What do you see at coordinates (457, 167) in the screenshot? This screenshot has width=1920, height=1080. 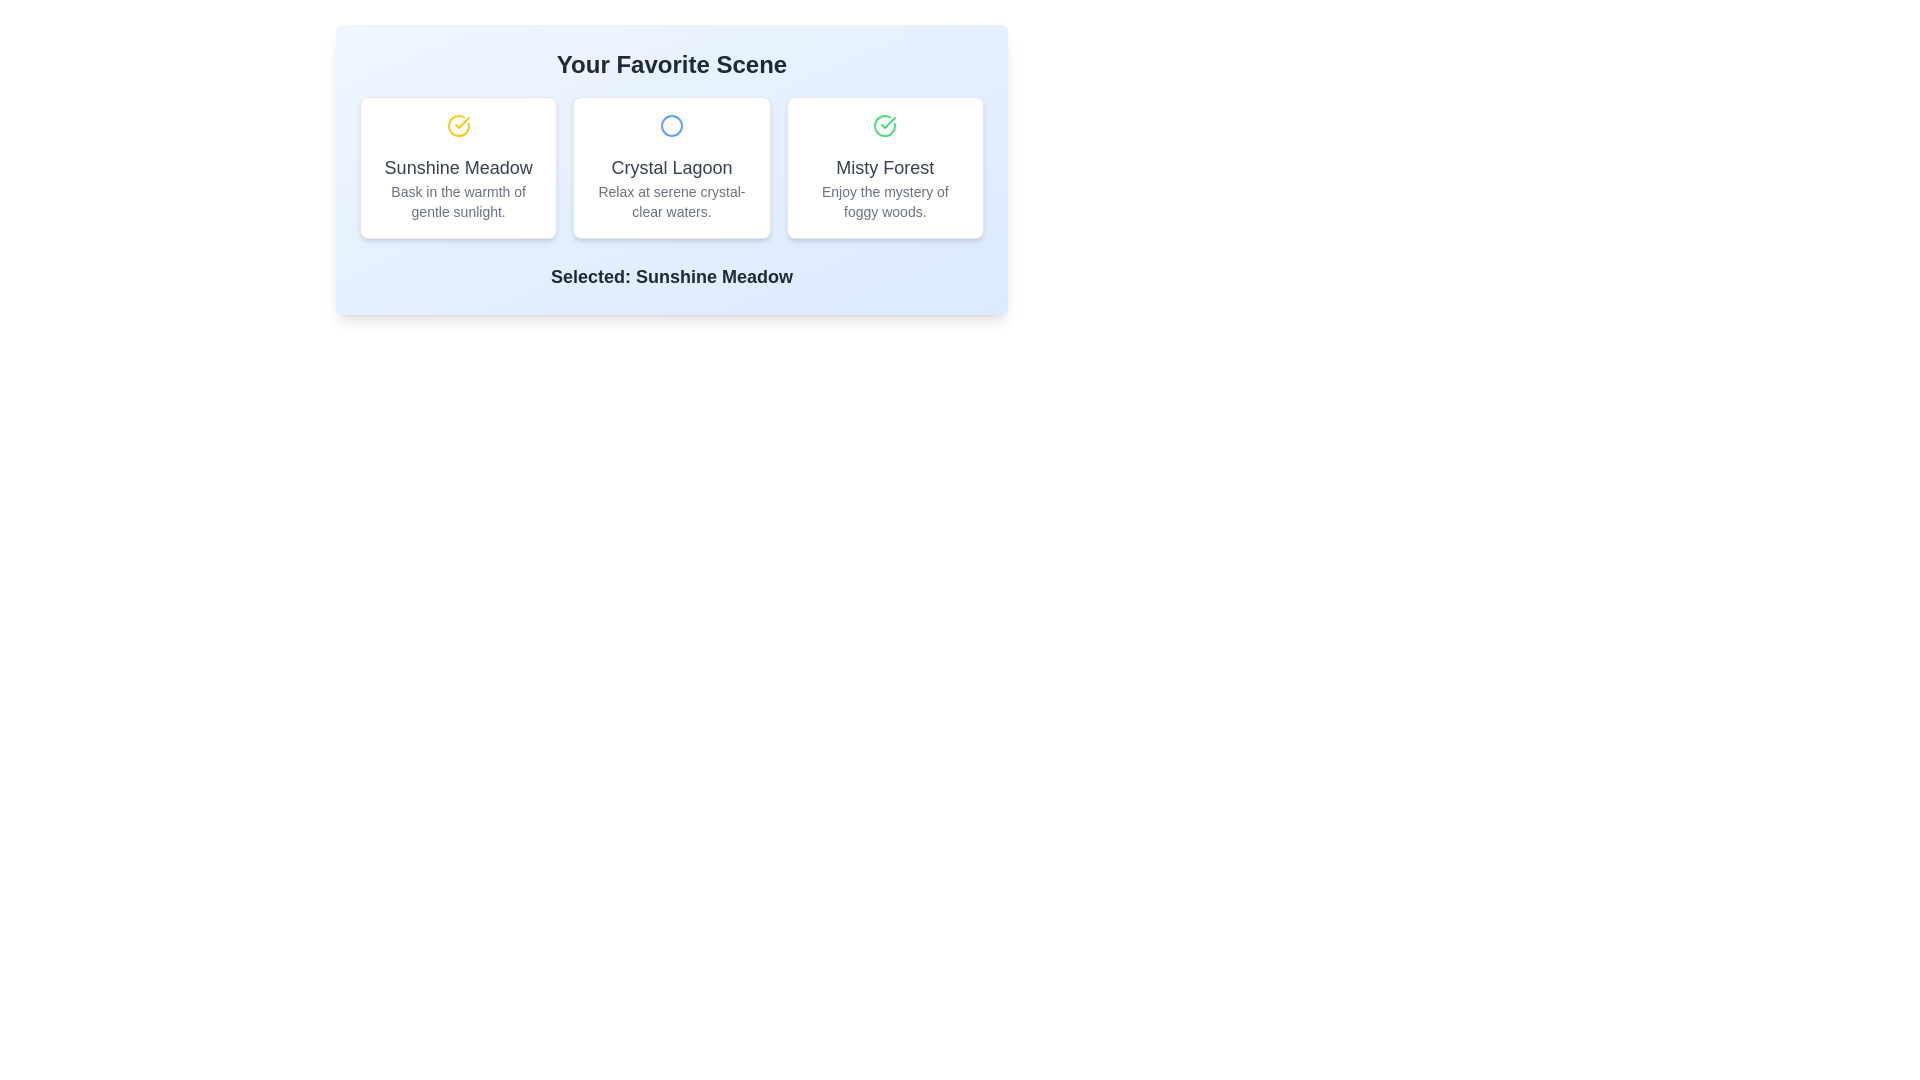 I see `the first Option Card in a multiple-choice selection interface, which is positioned on the leftmost side of the row, adjacent to the 'Crystal Lagoon' card` at bounding box center [457, 167].